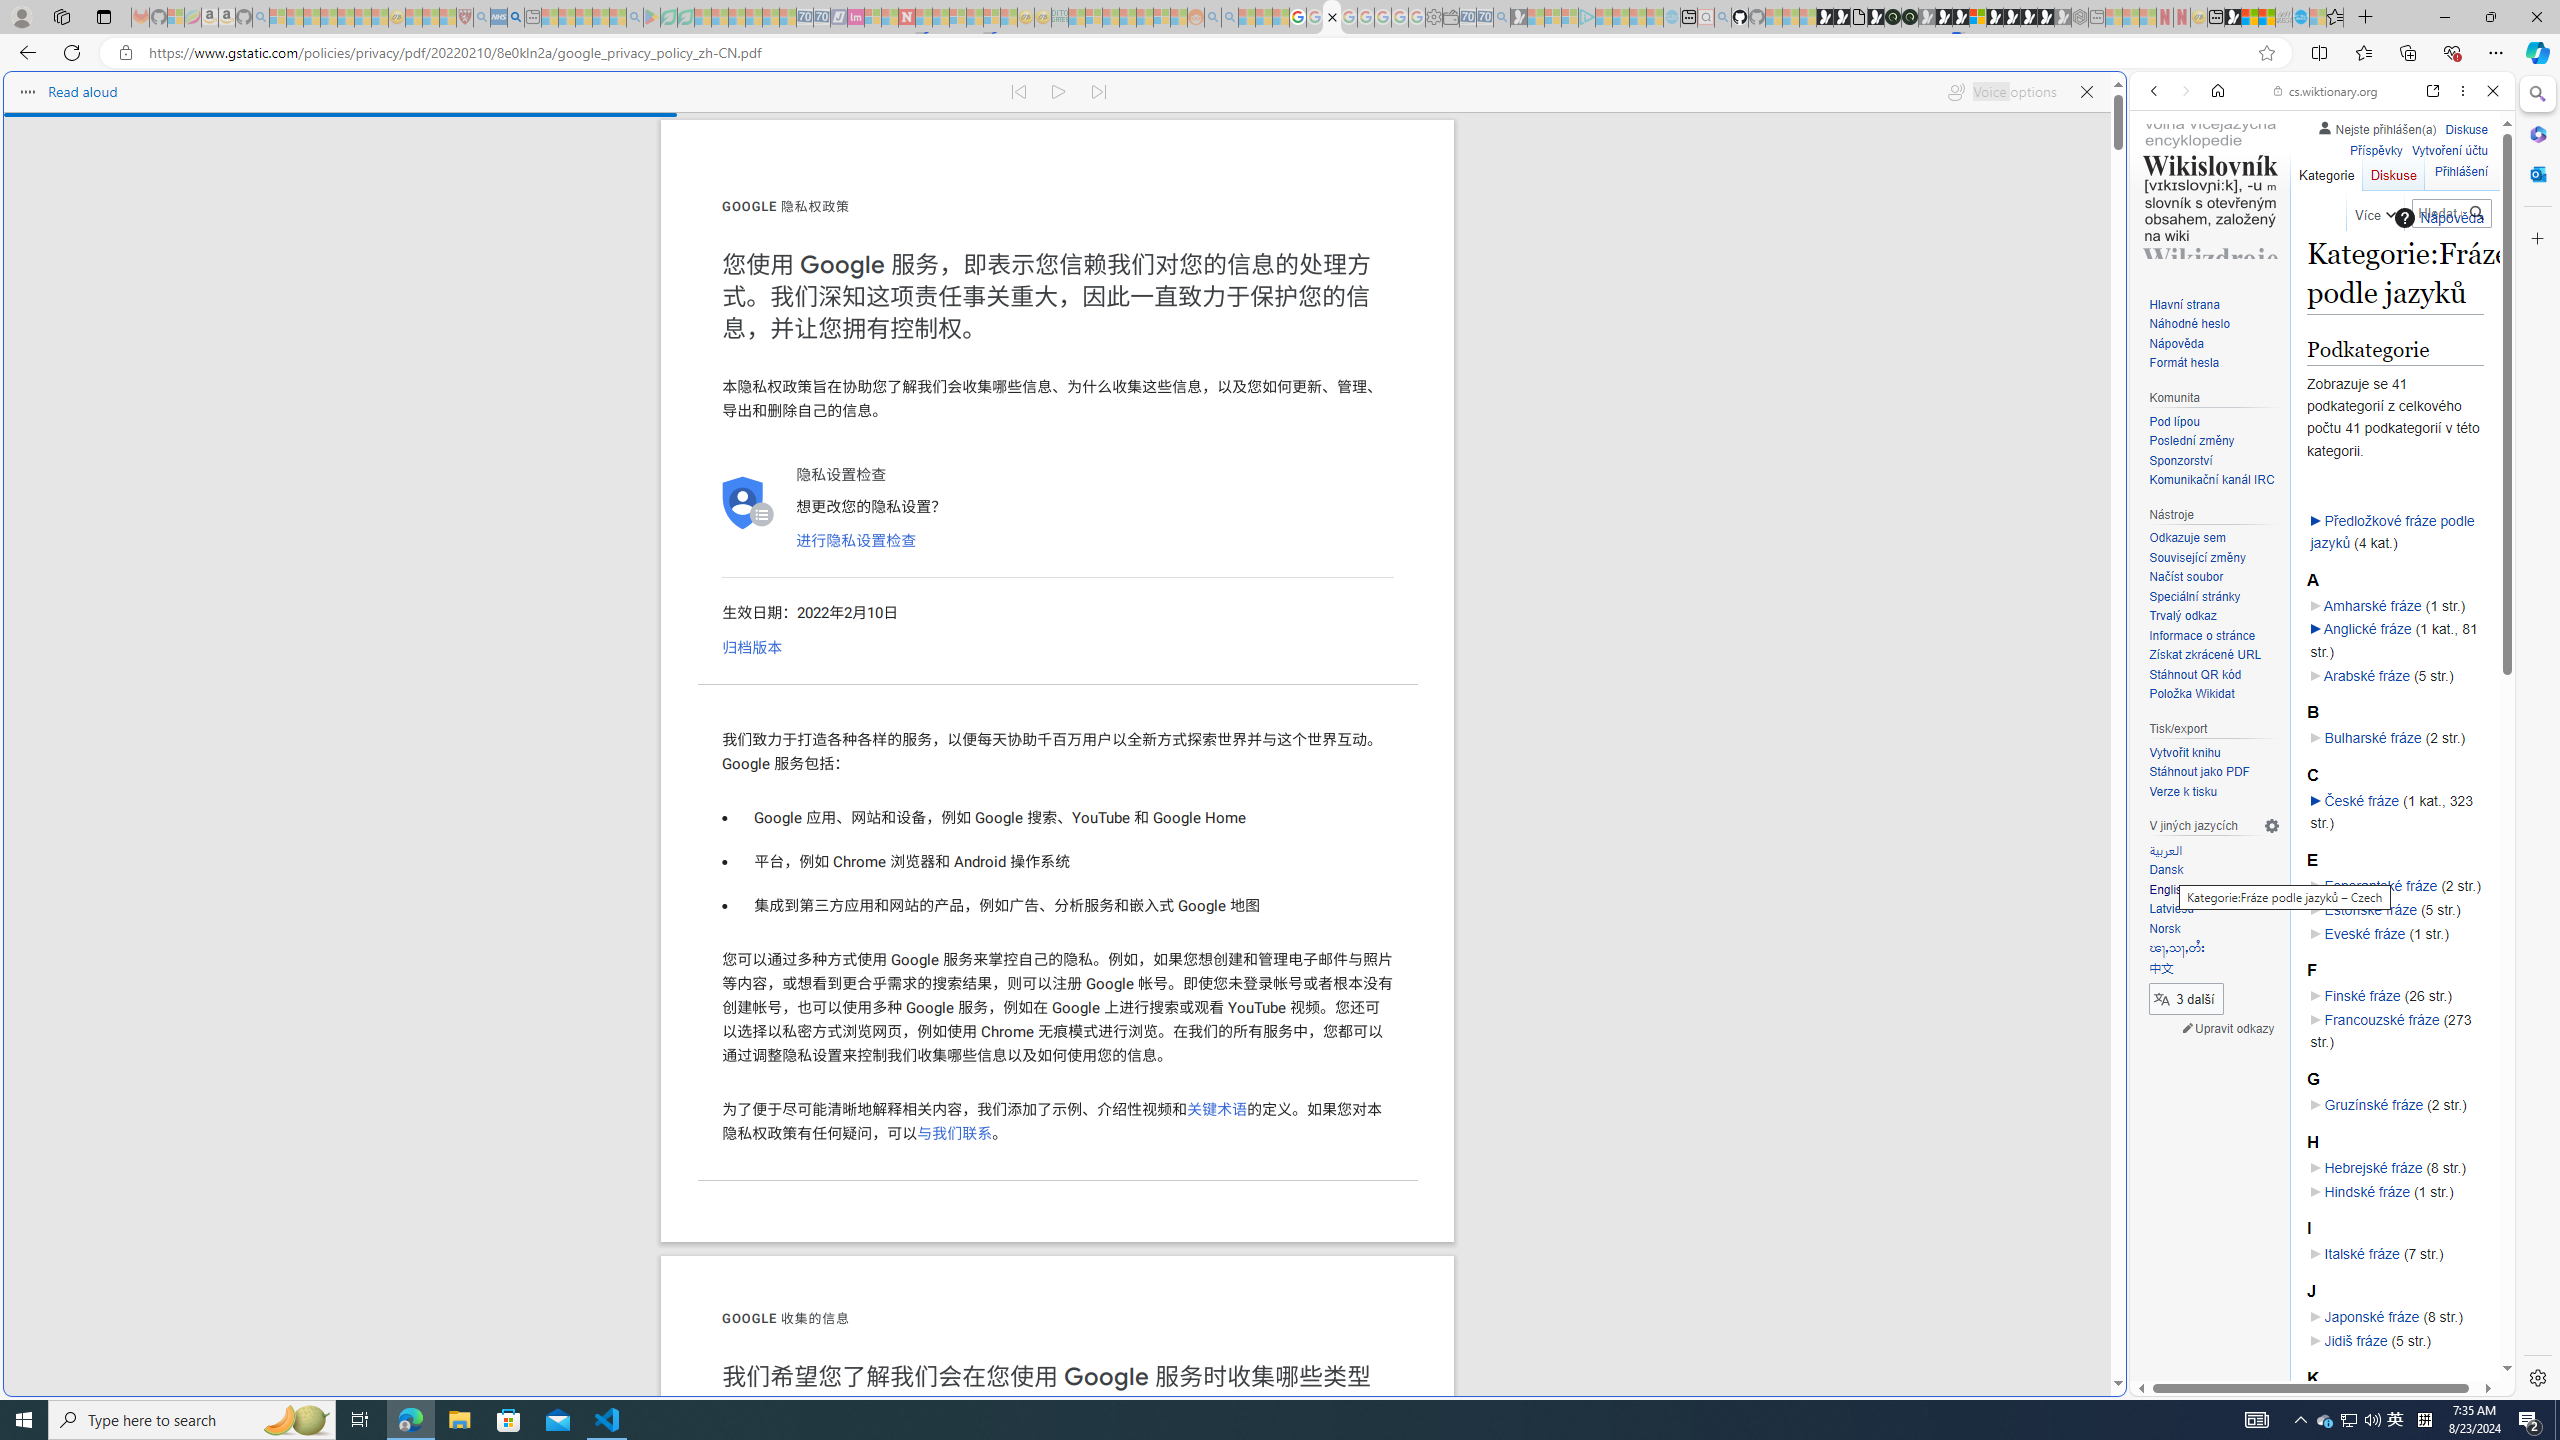 The image size is (2560, 1440). I want to click on '14 Common Myths Debunked By Scientific Facts - Sleeping', so click(939, 16).